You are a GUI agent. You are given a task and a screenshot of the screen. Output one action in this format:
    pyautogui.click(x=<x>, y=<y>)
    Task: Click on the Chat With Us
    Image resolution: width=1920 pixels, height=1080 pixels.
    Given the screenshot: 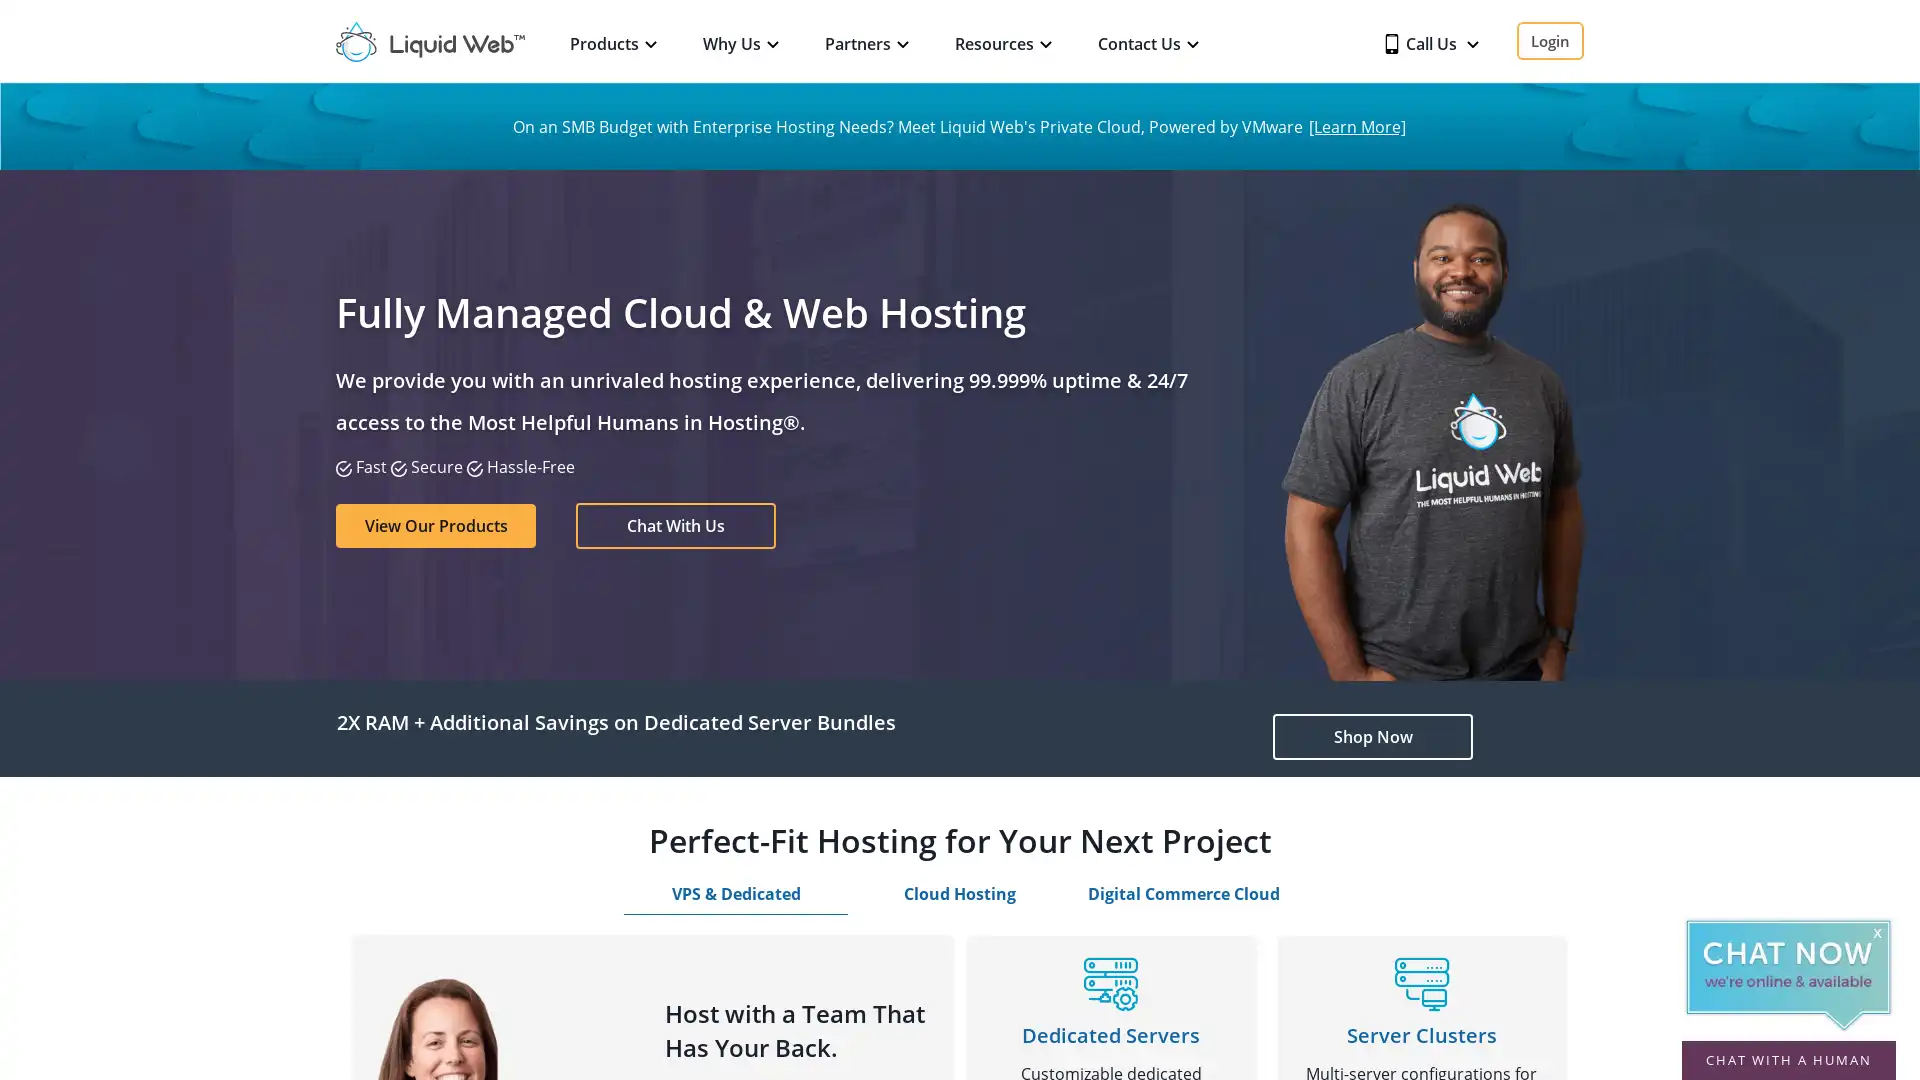 What is the action you would take?
    pyautogui.click(x=676, y=524)
    